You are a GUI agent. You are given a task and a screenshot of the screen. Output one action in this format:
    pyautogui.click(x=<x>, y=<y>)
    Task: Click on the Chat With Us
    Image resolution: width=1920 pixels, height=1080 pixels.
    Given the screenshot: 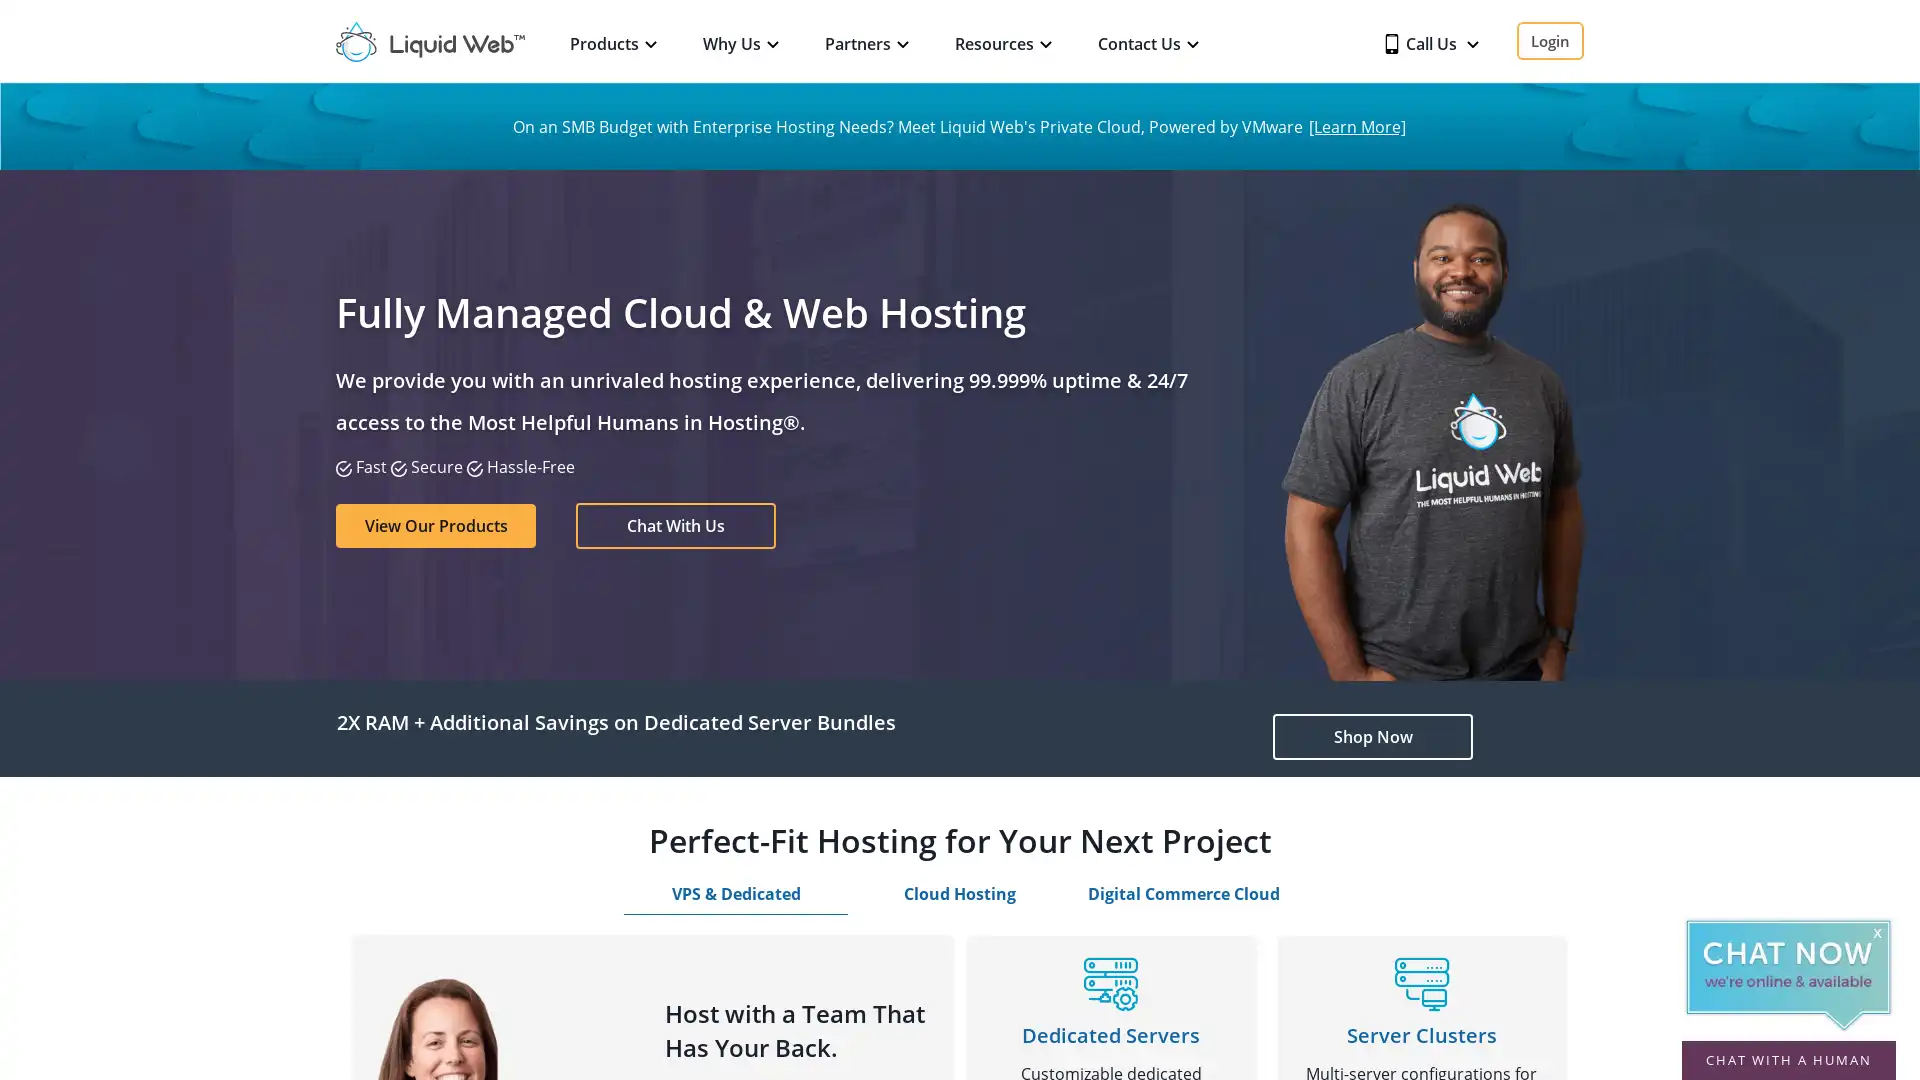 What is the action you would take?
    pyautogui.click(x=676, y=524)
    